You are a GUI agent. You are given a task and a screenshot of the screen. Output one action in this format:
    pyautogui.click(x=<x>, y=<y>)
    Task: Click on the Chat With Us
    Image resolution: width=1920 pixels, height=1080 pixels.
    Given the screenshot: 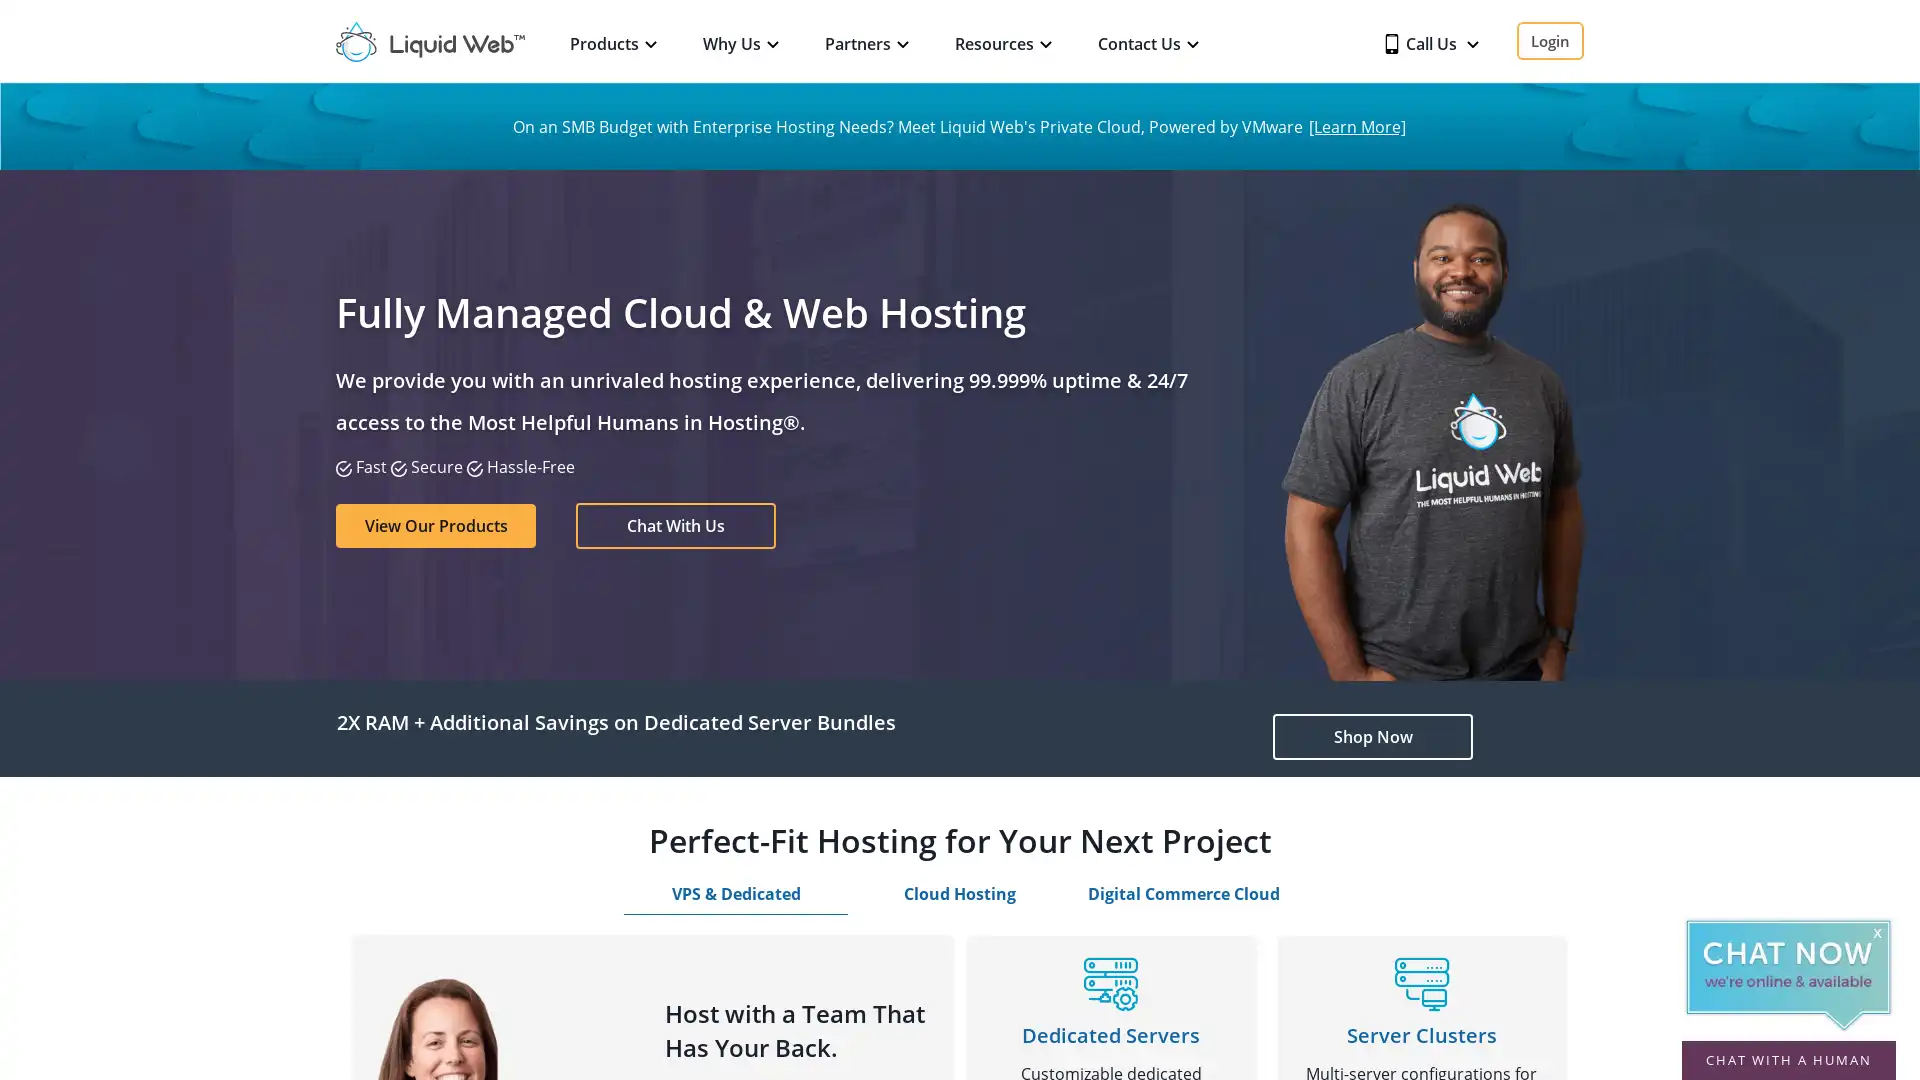 What is the action you would take?
    pyautogui.click(x=676, y=524)
    